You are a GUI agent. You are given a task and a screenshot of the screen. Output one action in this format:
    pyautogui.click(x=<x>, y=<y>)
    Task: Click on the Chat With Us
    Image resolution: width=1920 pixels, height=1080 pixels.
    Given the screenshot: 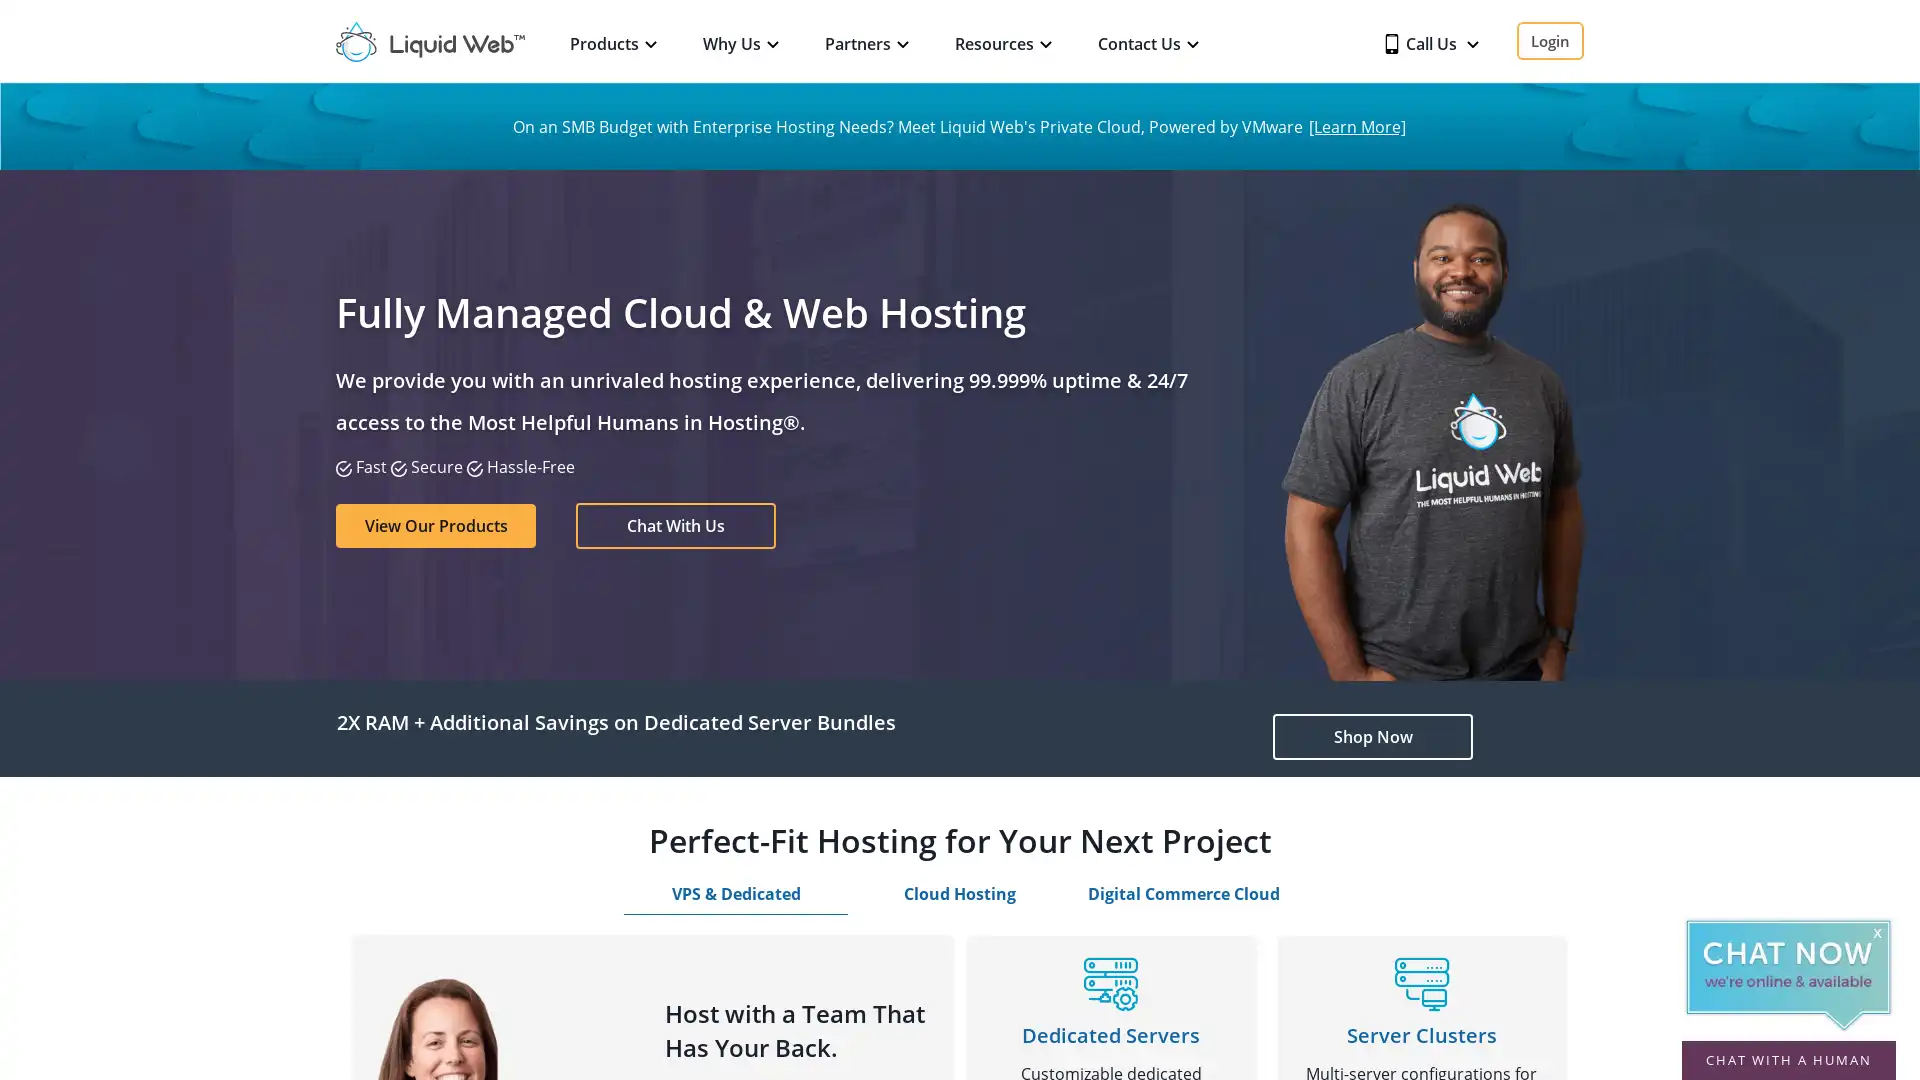 What is the action you would take?
    pyautogui.click(x=676, y=524)
    